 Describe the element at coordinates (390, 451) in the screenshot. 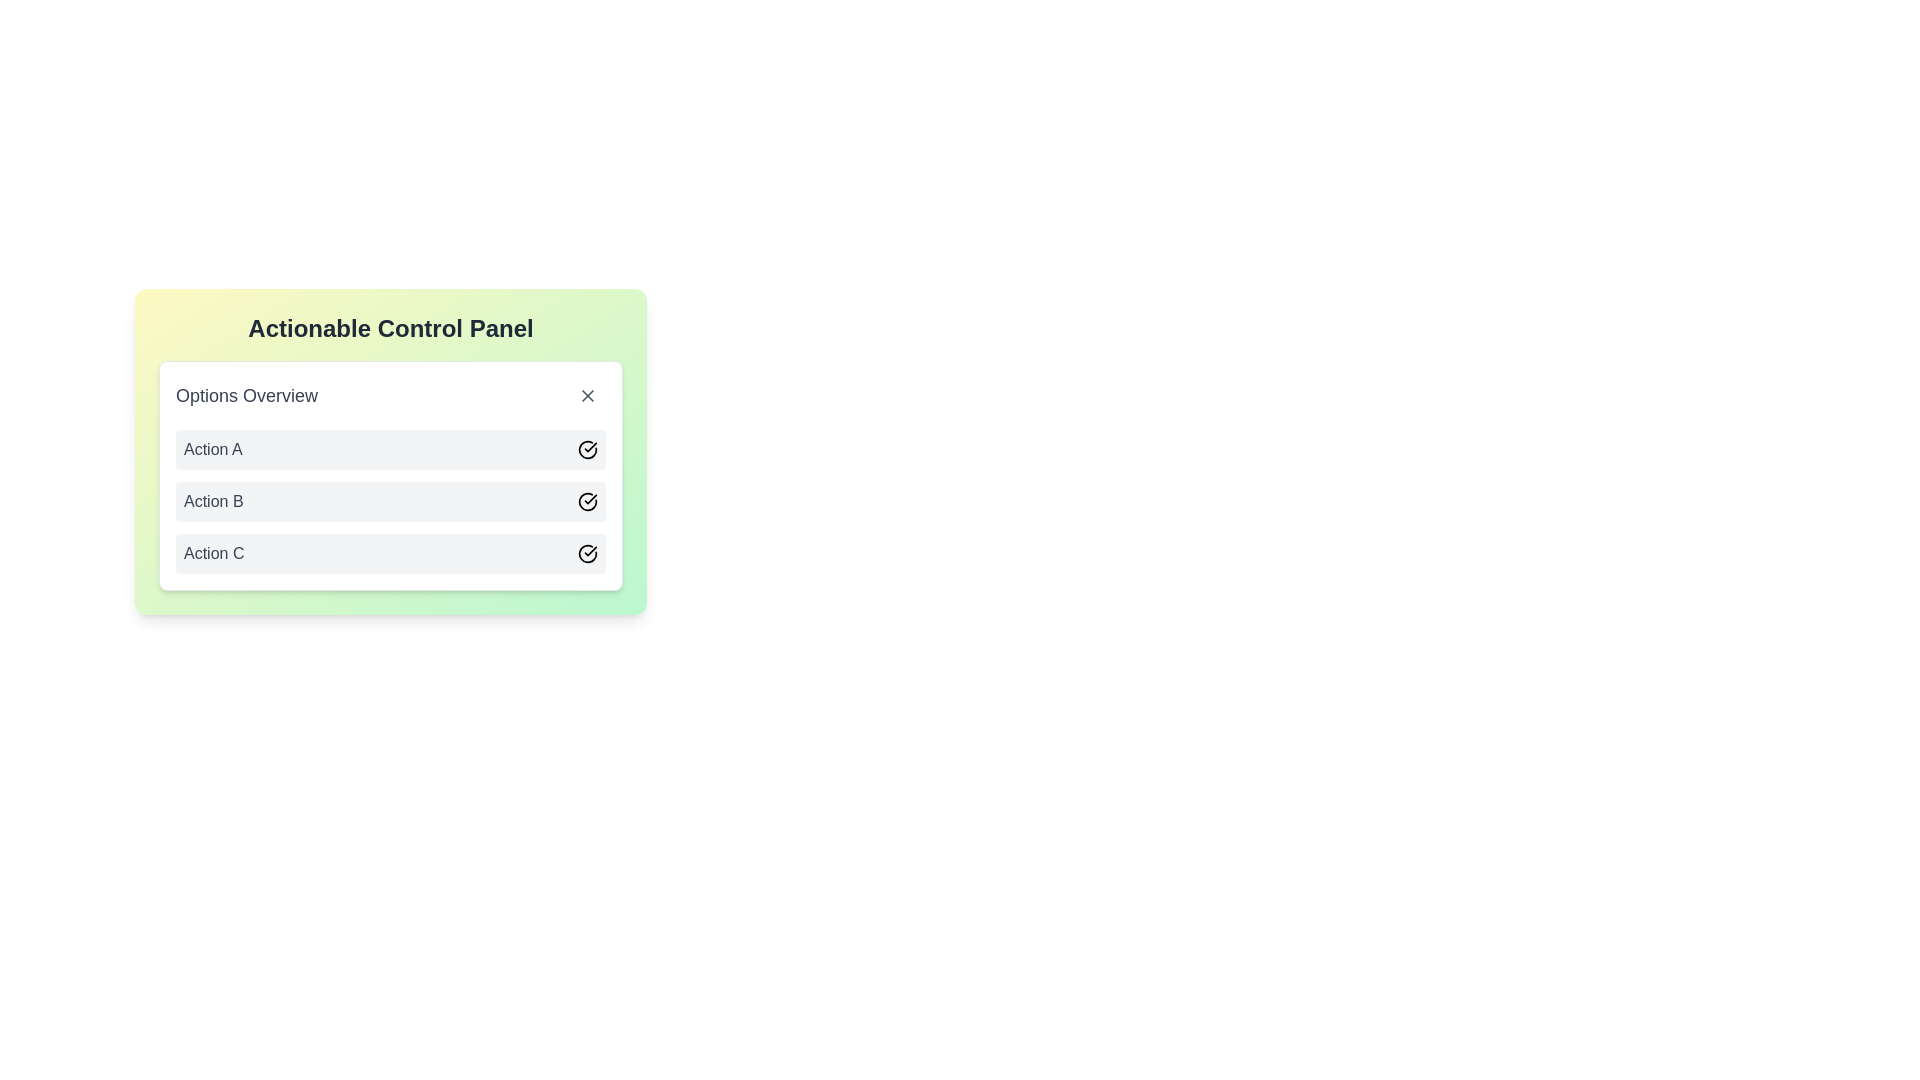

I see `the control panel located in the upper left of the interface` at that location.